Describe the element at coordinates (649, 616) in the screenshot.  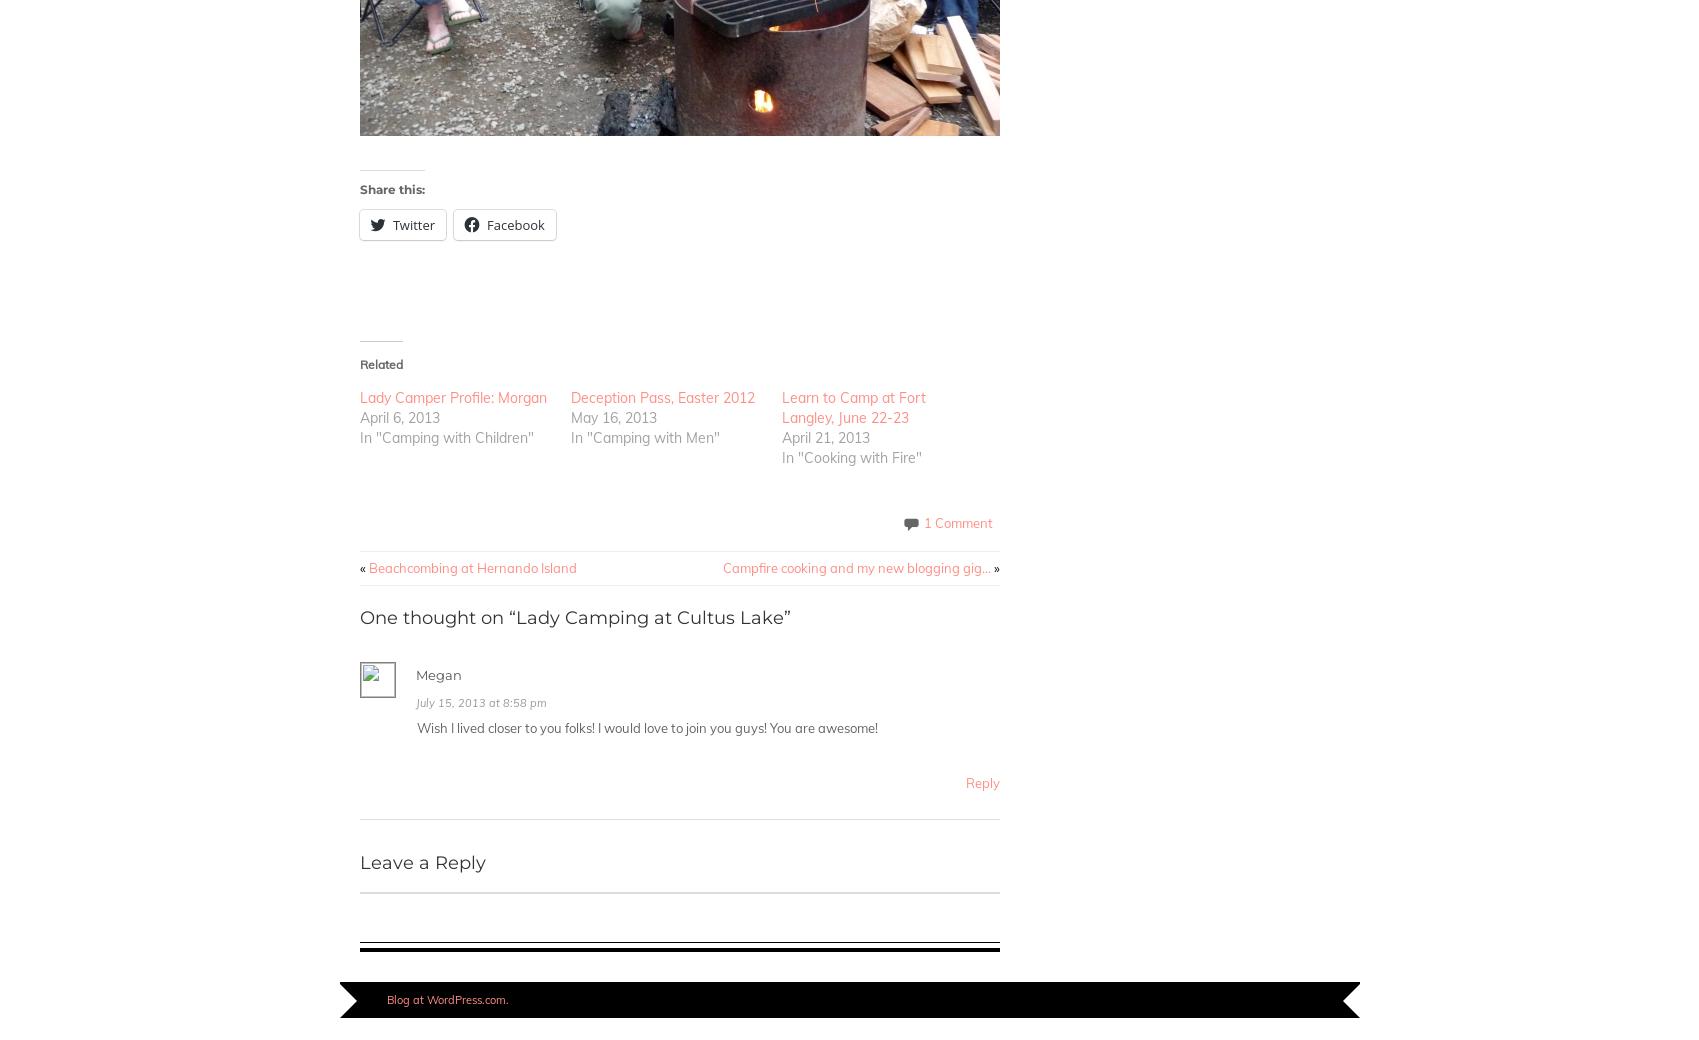
I see `'Lady Camping at Cultus Lake'` at that location.